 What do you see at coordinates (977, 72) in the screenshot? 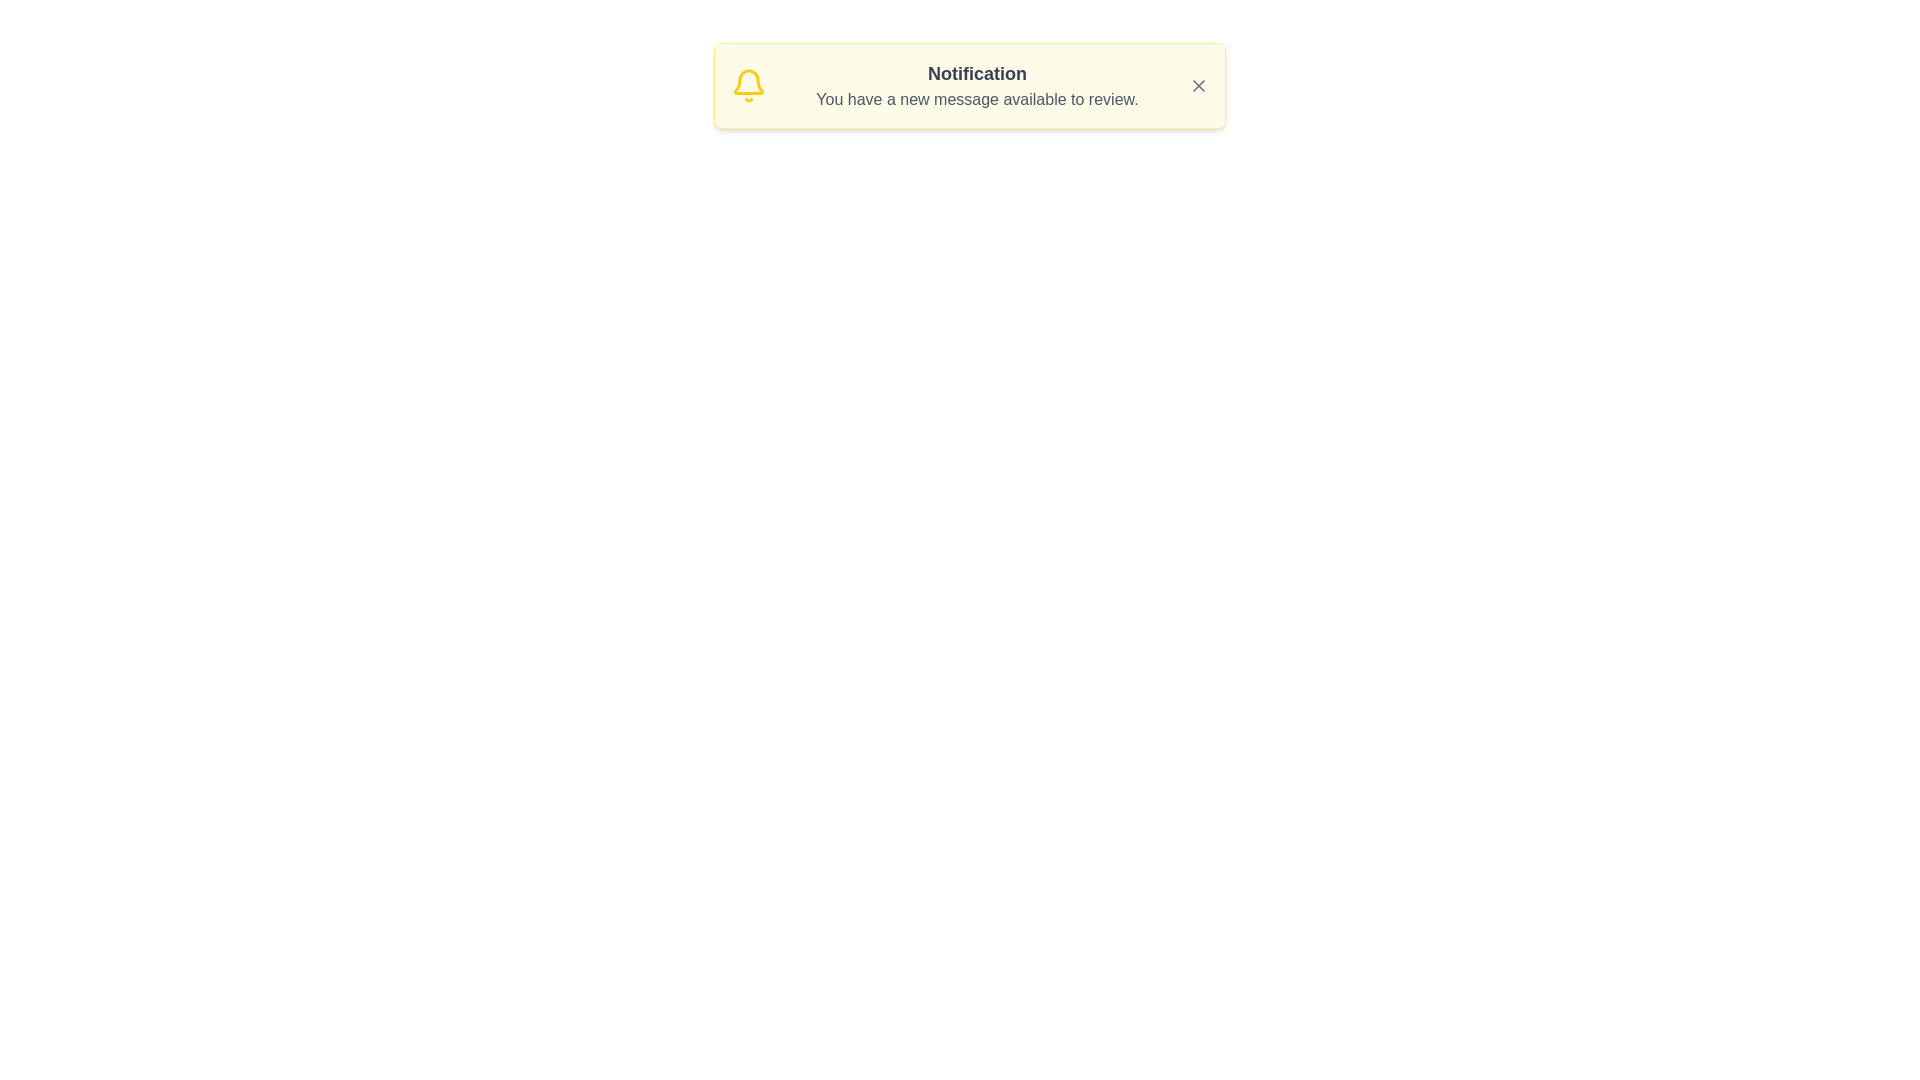
I see `the title text label of the notification card that indicates the purpose of the notification, which is located at the upper portion of the card` at bounding box center [977, 72].